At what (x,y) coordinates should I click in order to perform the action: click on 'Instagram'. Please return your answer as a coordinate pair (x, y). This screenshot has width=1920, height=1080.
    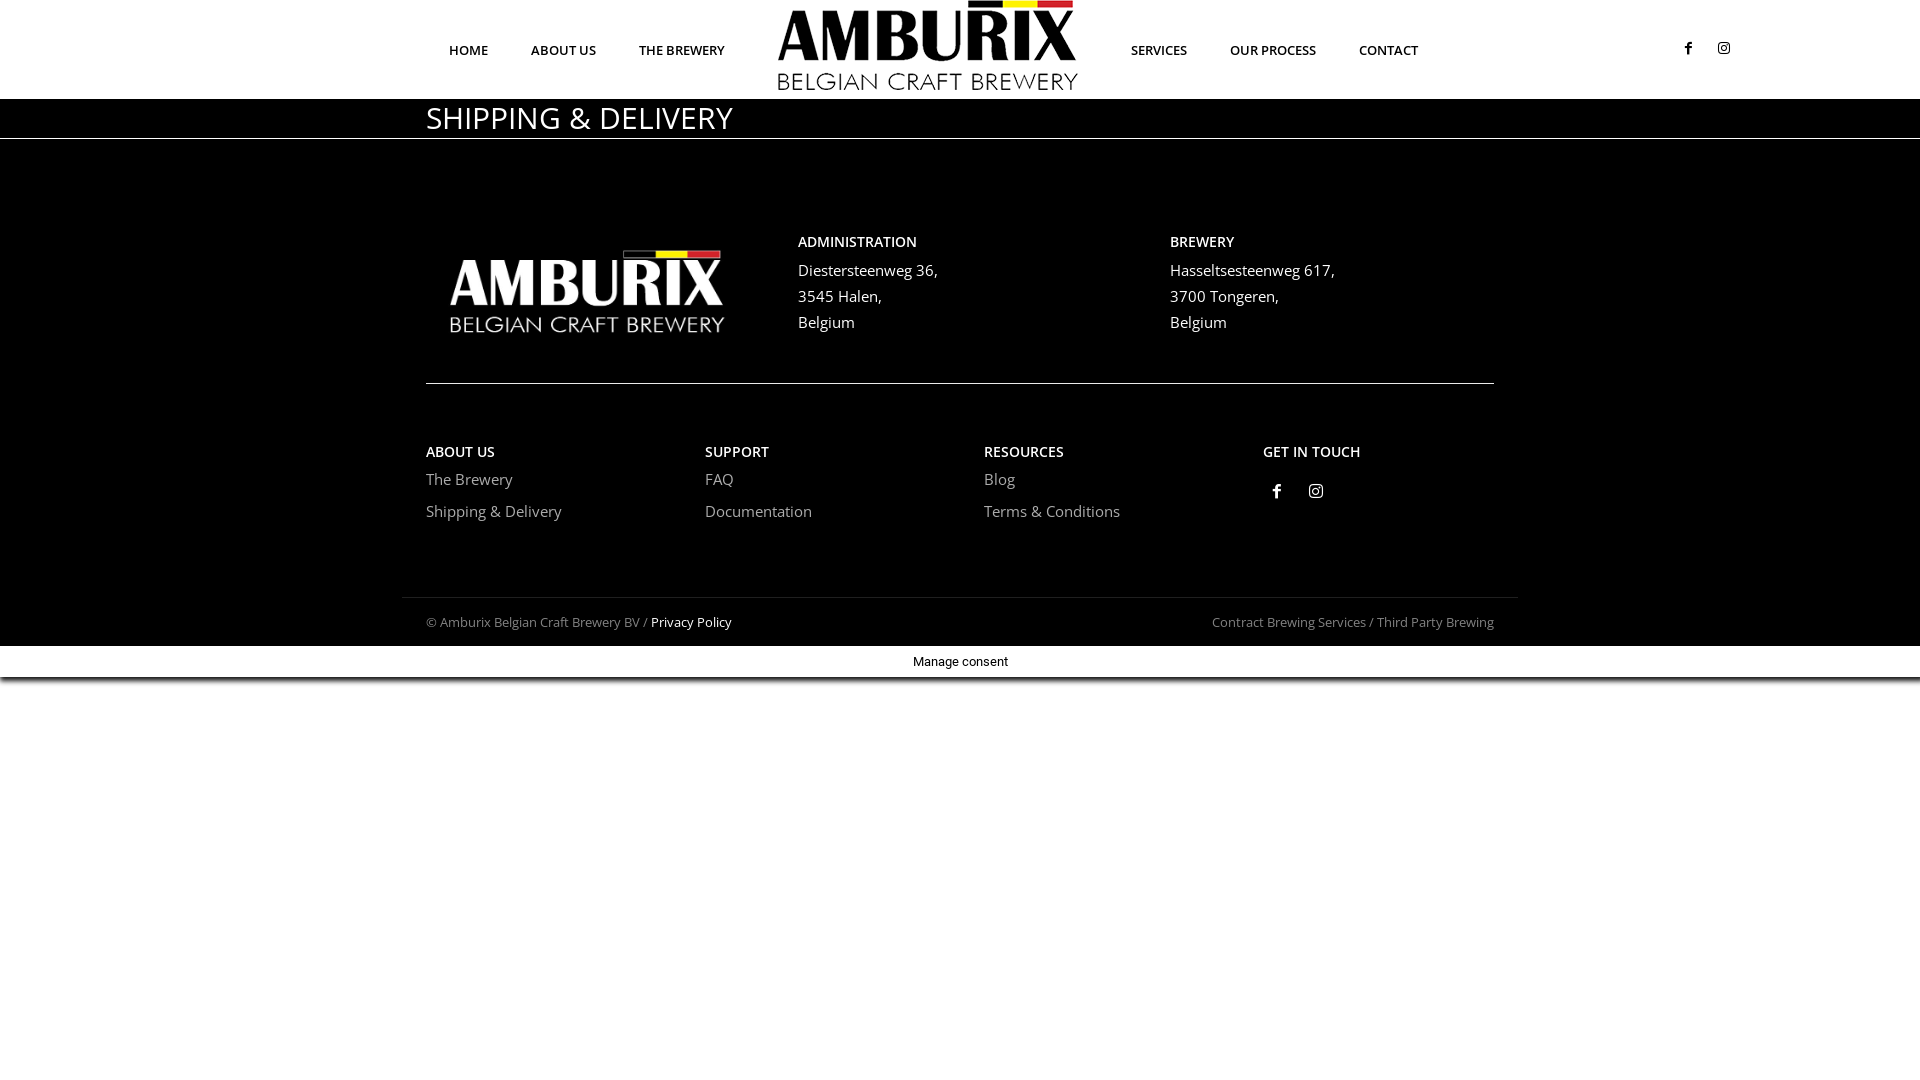
    Looking at the image, I should click on (1711, 48).